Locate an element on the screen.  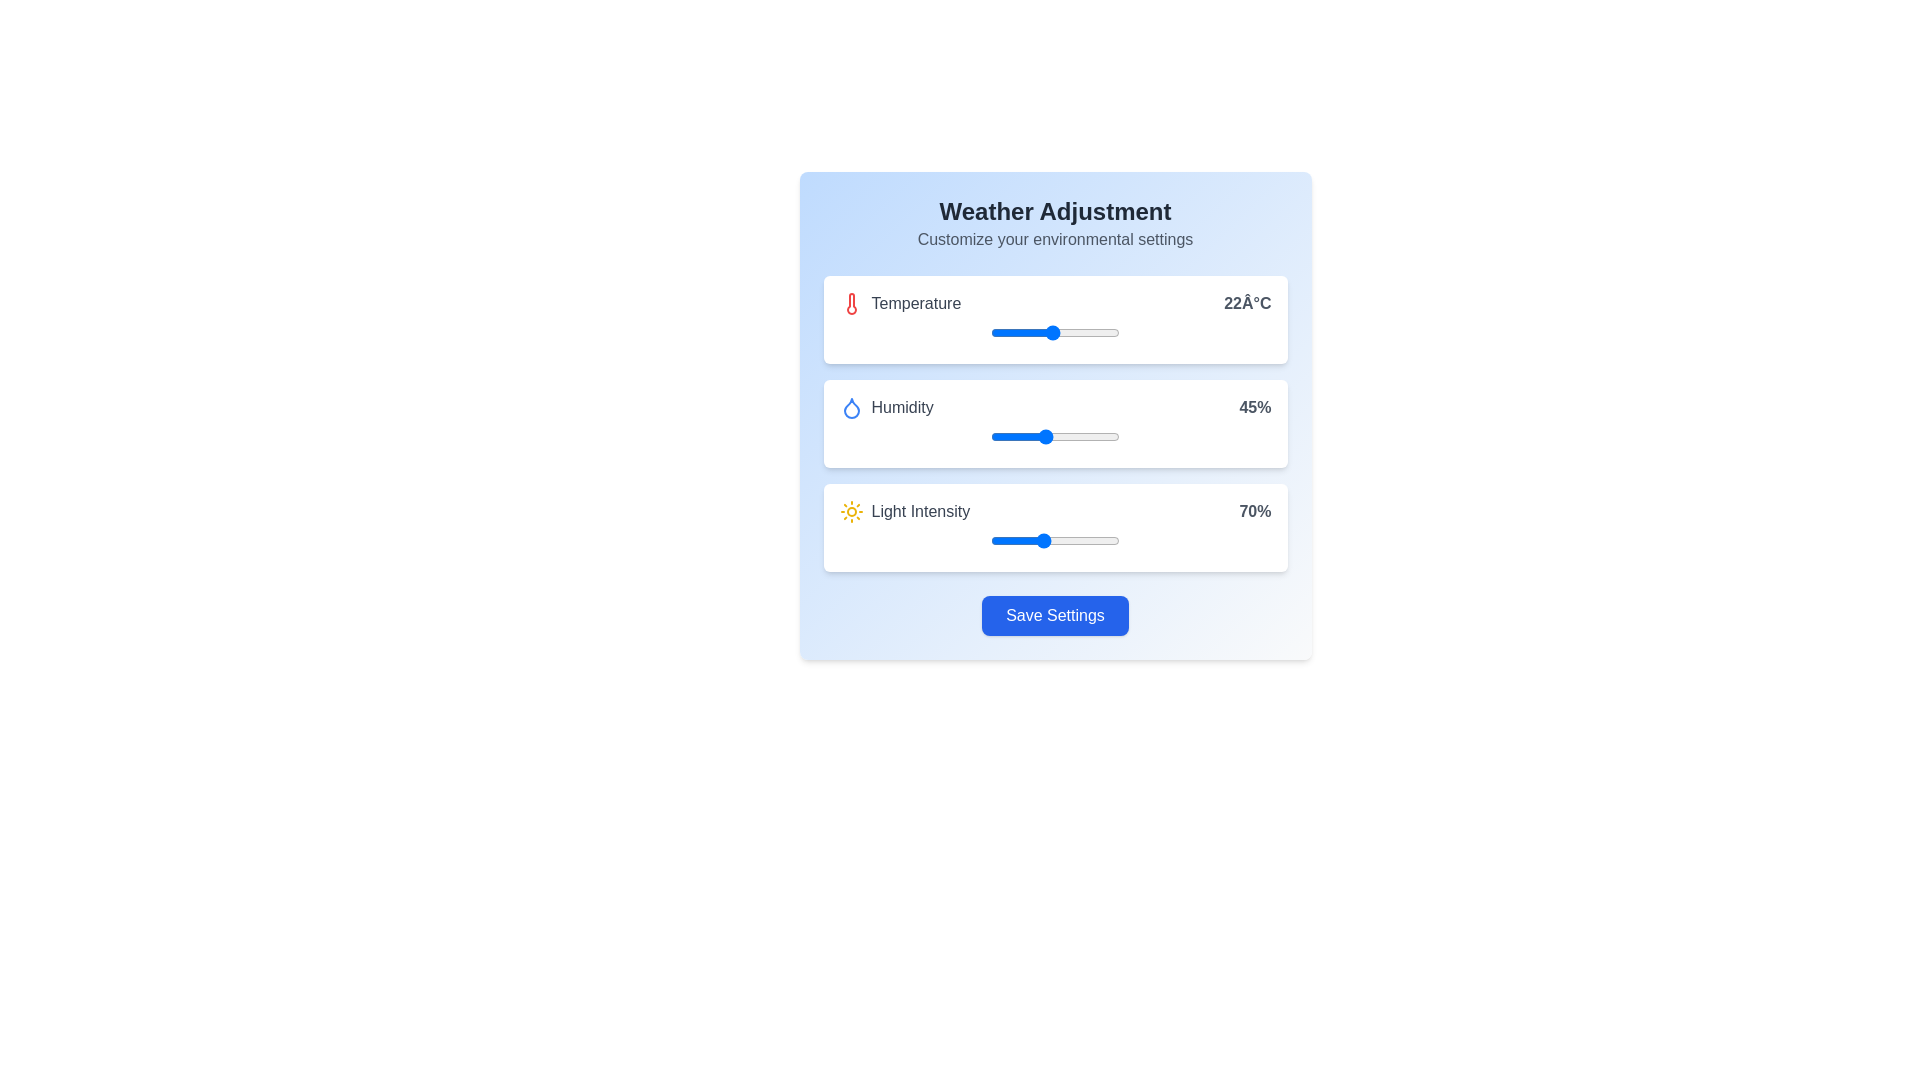
the humidity is located at coordinates (1001, 435).